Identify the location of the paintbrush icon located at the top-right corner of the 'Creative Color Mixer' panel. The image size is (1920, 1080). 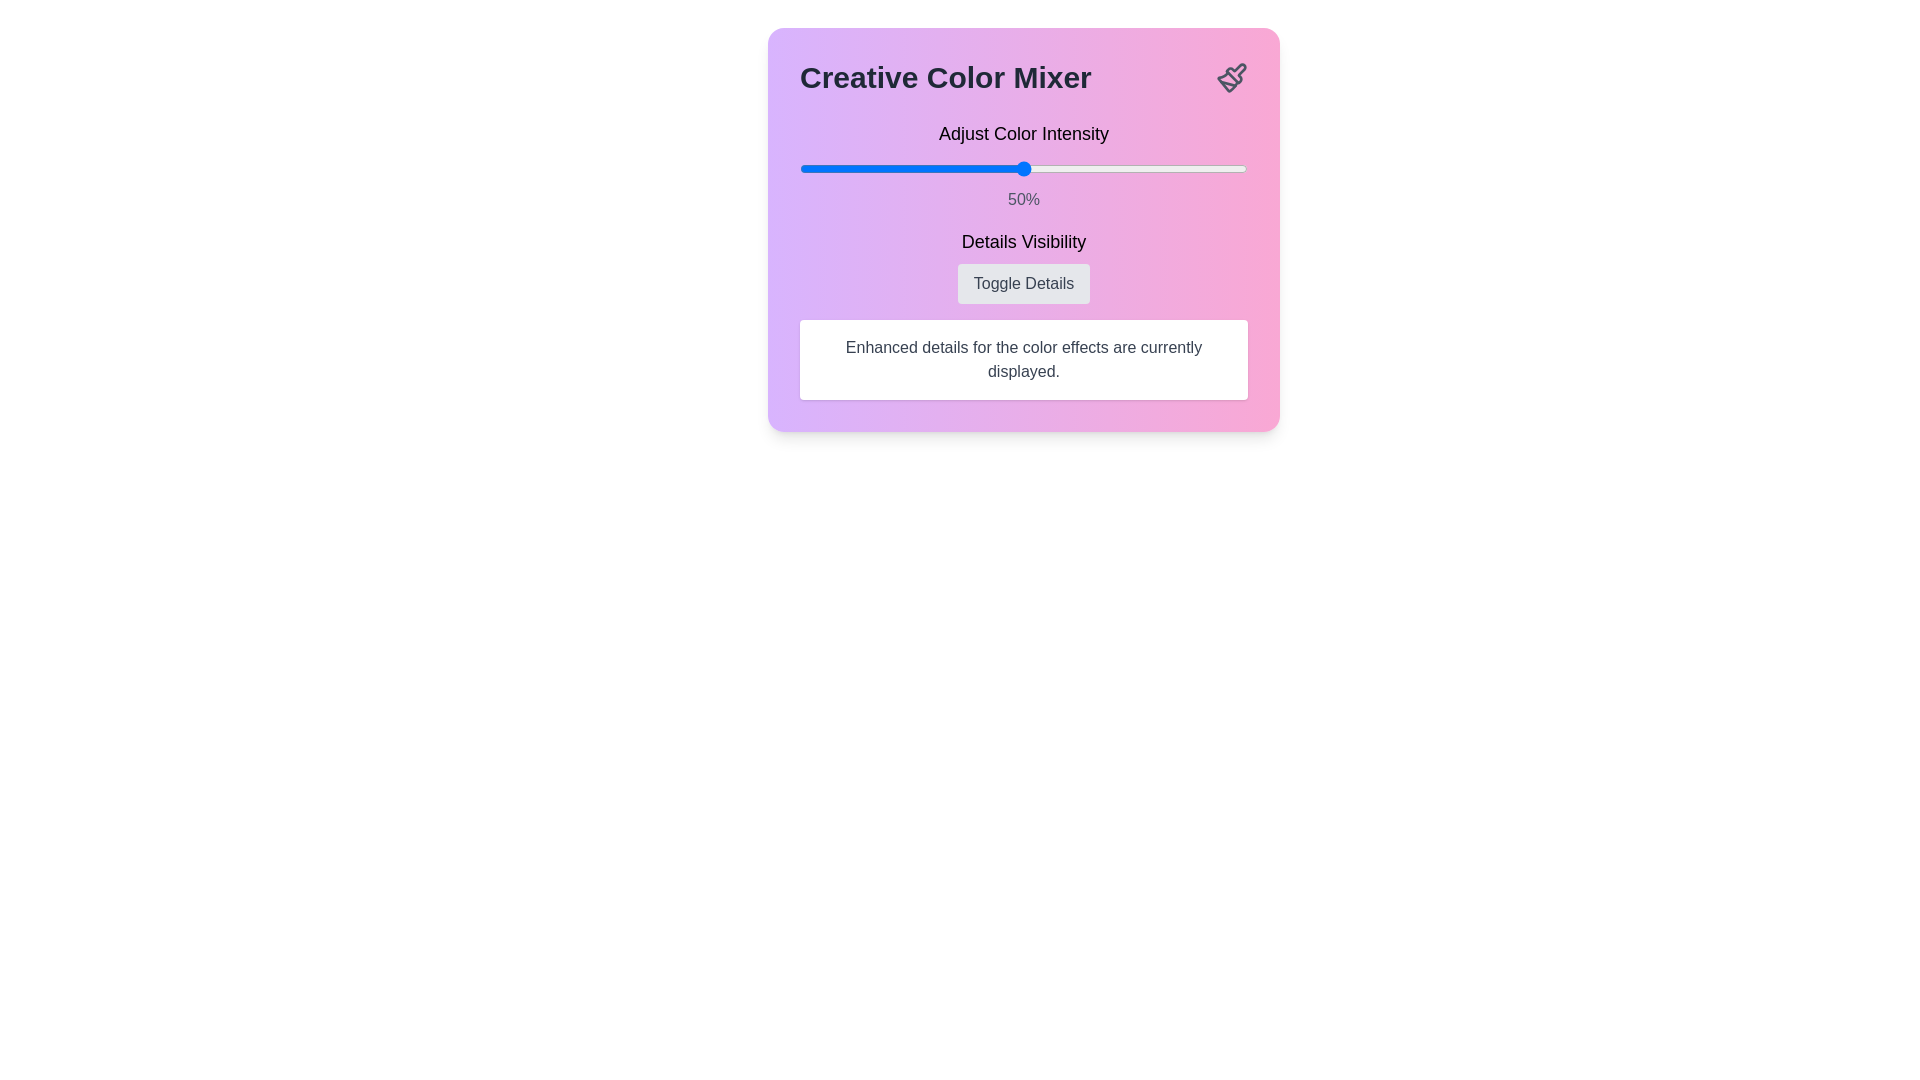
(1231, 76).